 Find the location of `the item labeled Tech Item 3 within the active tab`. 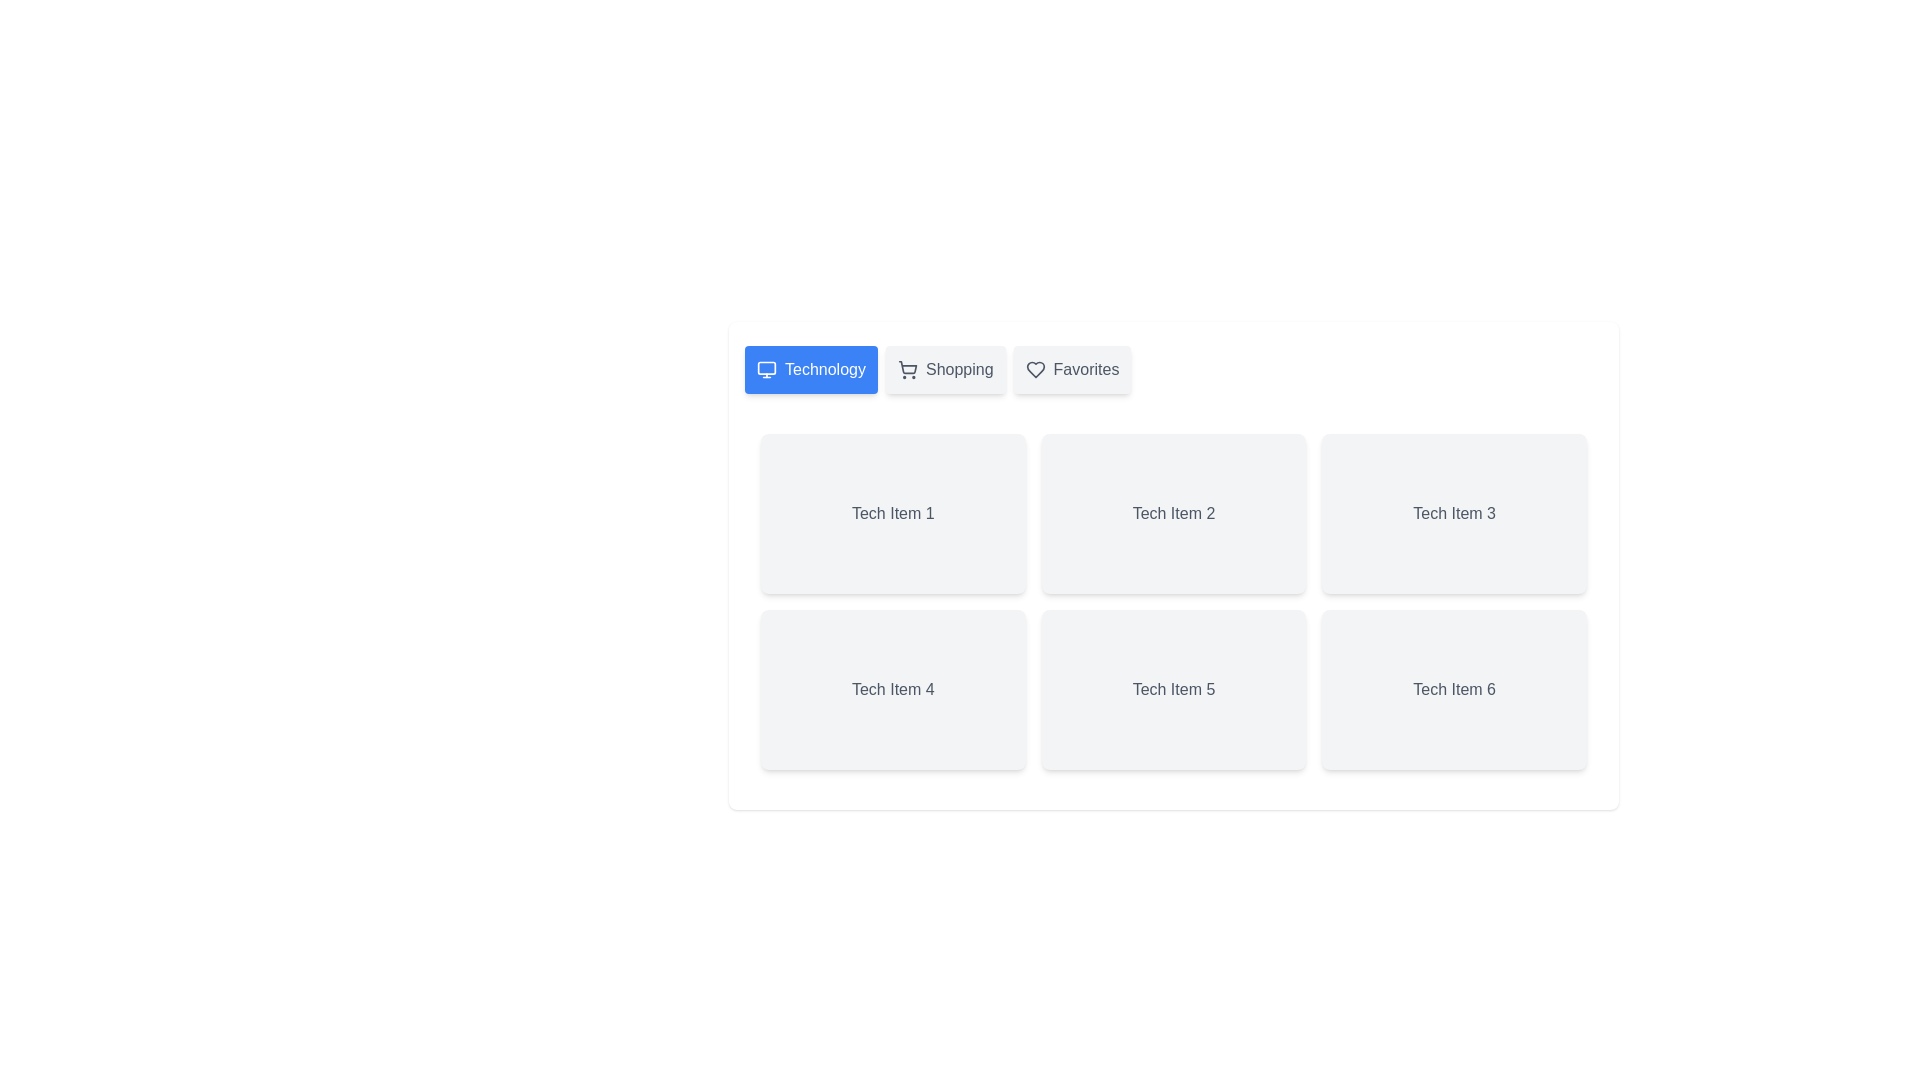

the item labeled Tech Item 3 within the active tab is located at coordinates (1454, 512).